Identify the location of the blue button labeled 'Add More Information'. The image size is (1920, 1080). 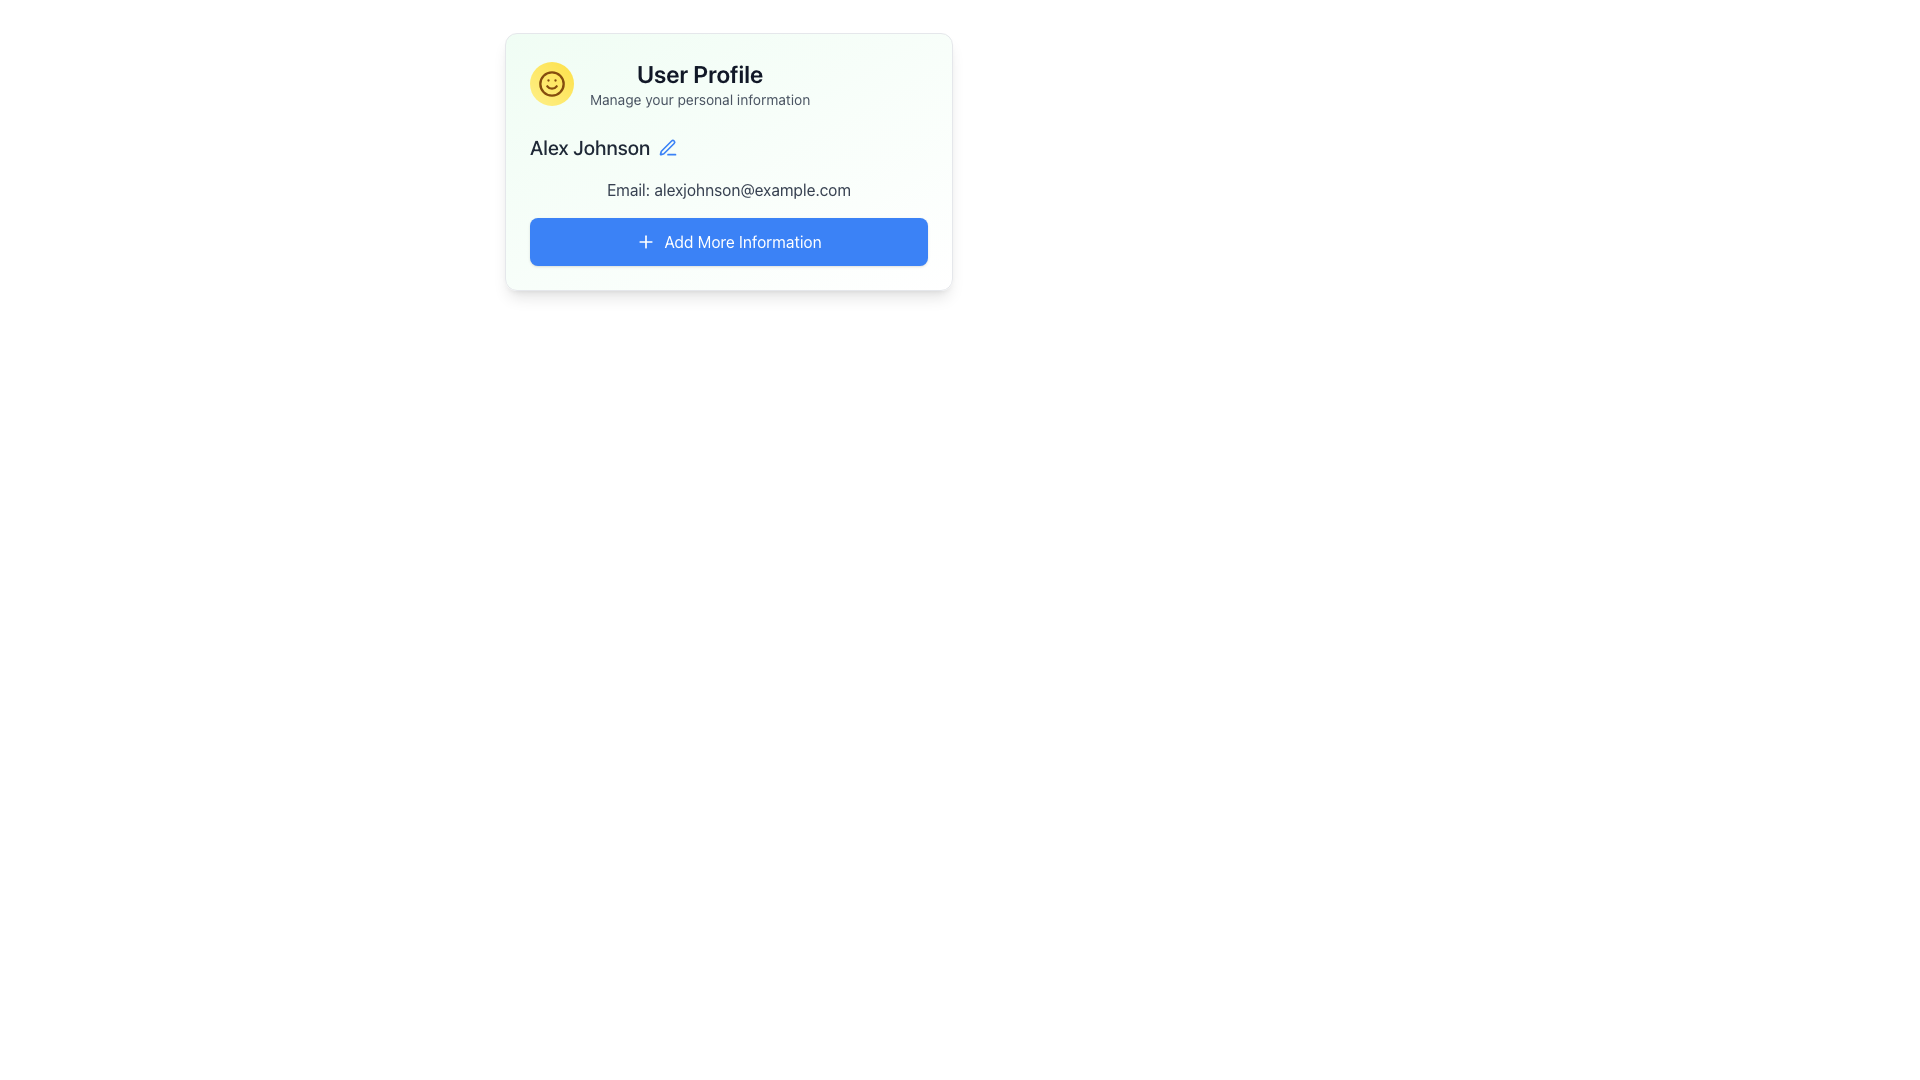
(728, 241).